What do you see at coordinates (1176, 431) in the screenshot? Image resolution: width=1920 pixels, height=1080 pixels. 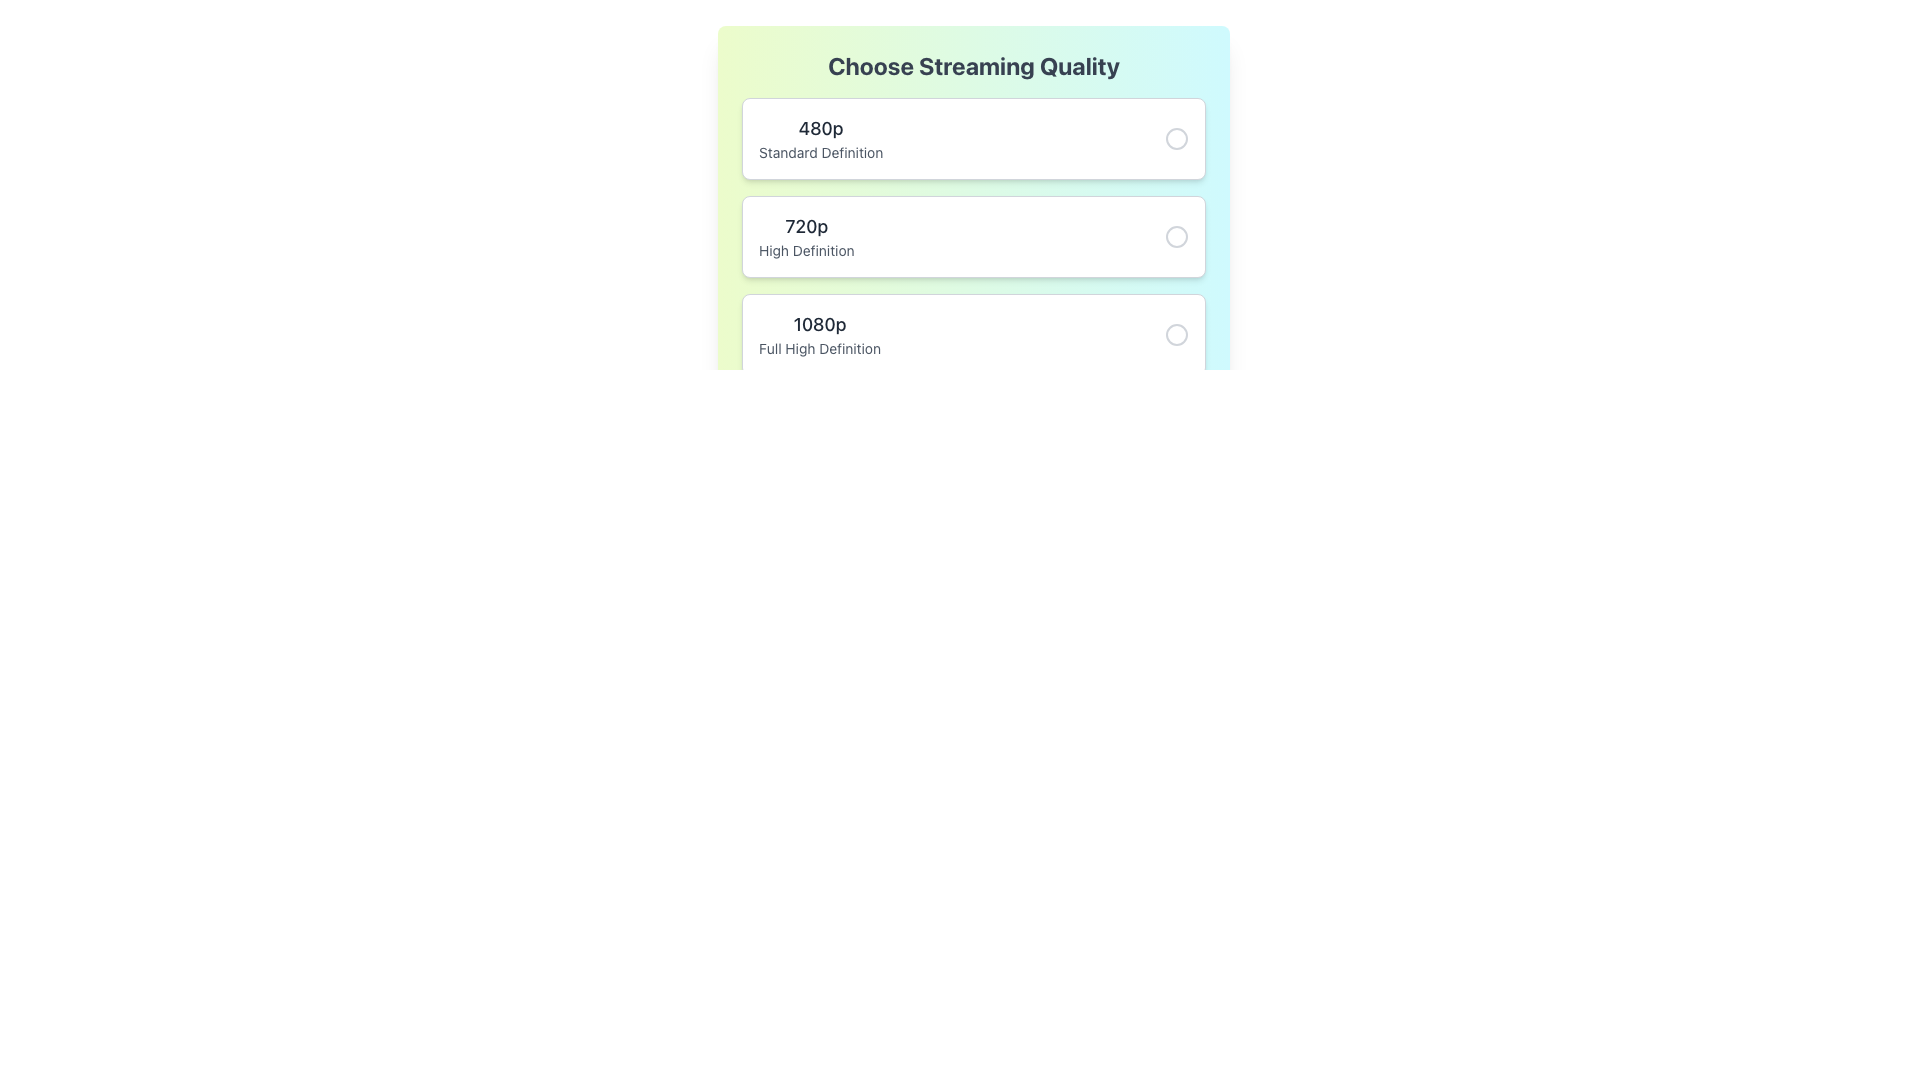 I see `the decorative circular graphic located in the lower-right corner of the interface, beneath the three streaming quality options` at bounding box center [1176, 431].